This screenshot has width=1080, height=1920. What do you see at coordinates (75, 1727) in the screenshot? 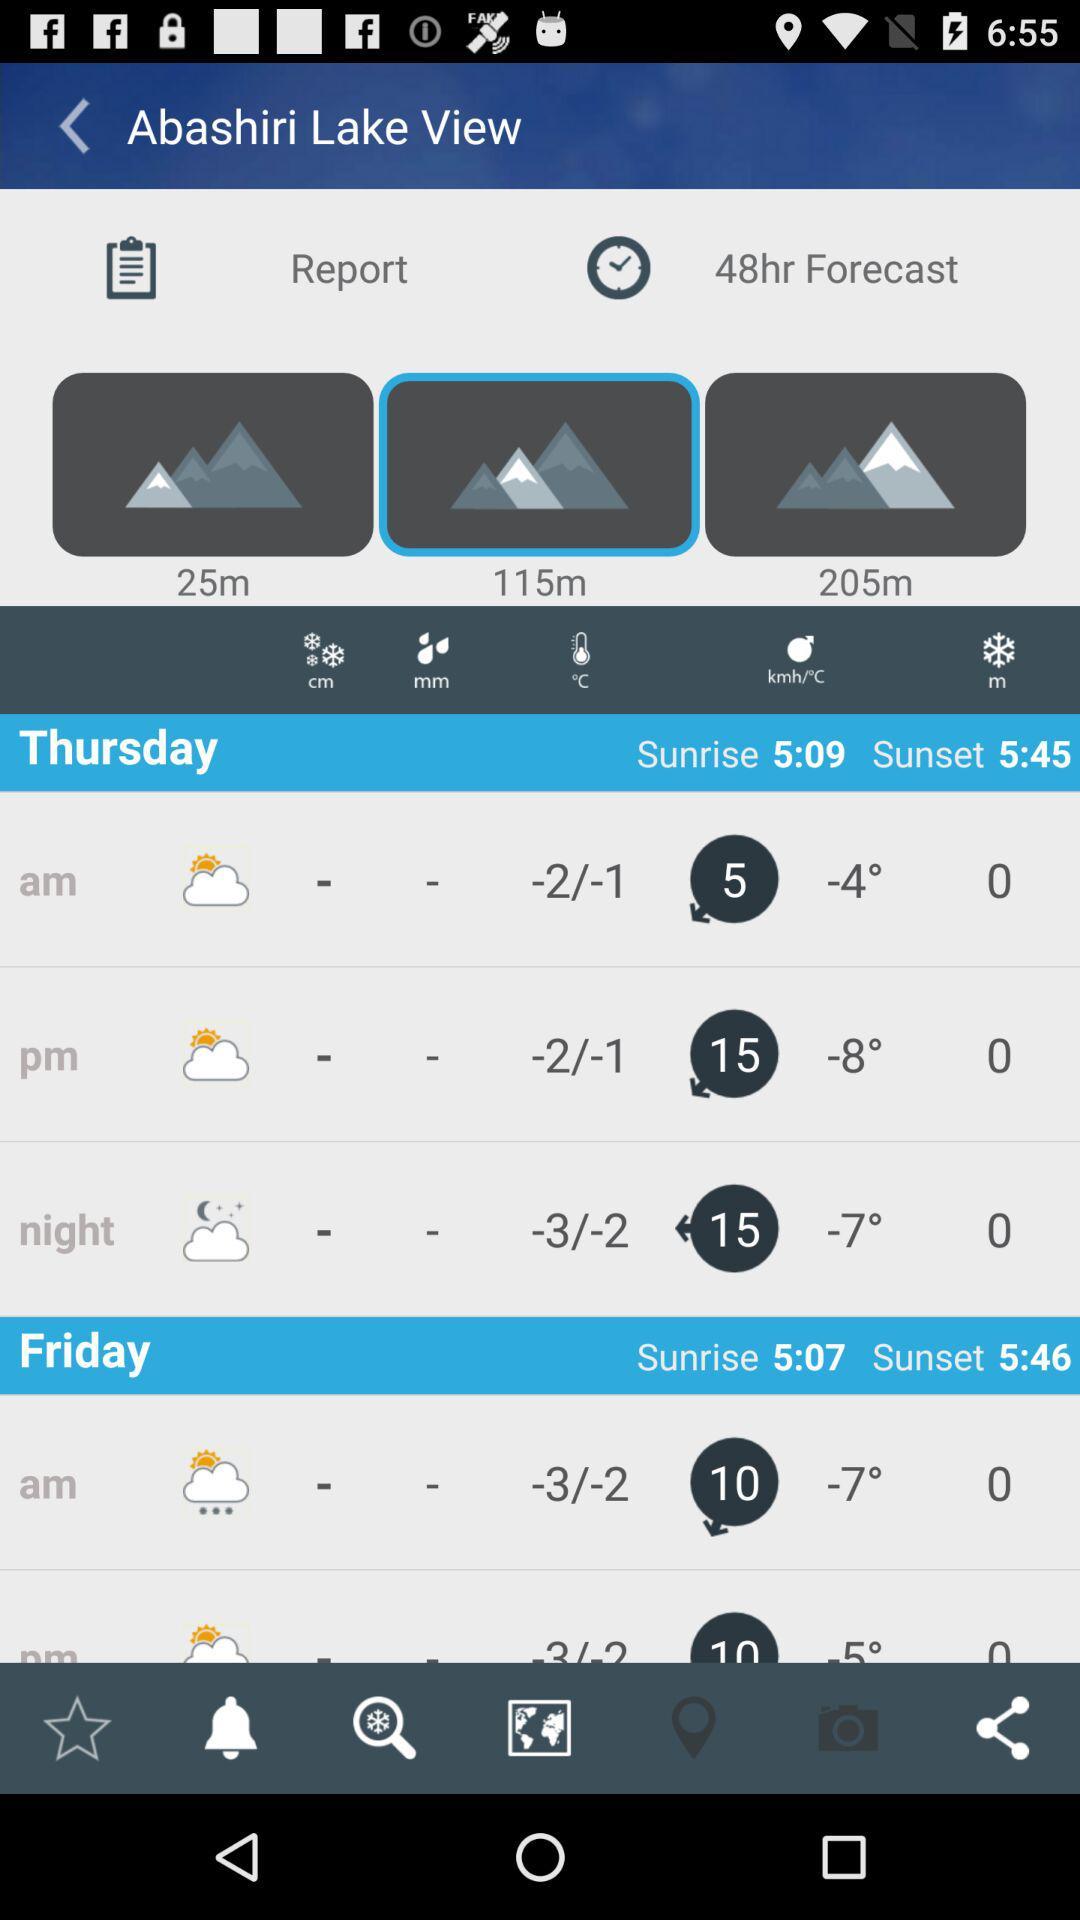
I see `page` at bounding box center [75, 1727].